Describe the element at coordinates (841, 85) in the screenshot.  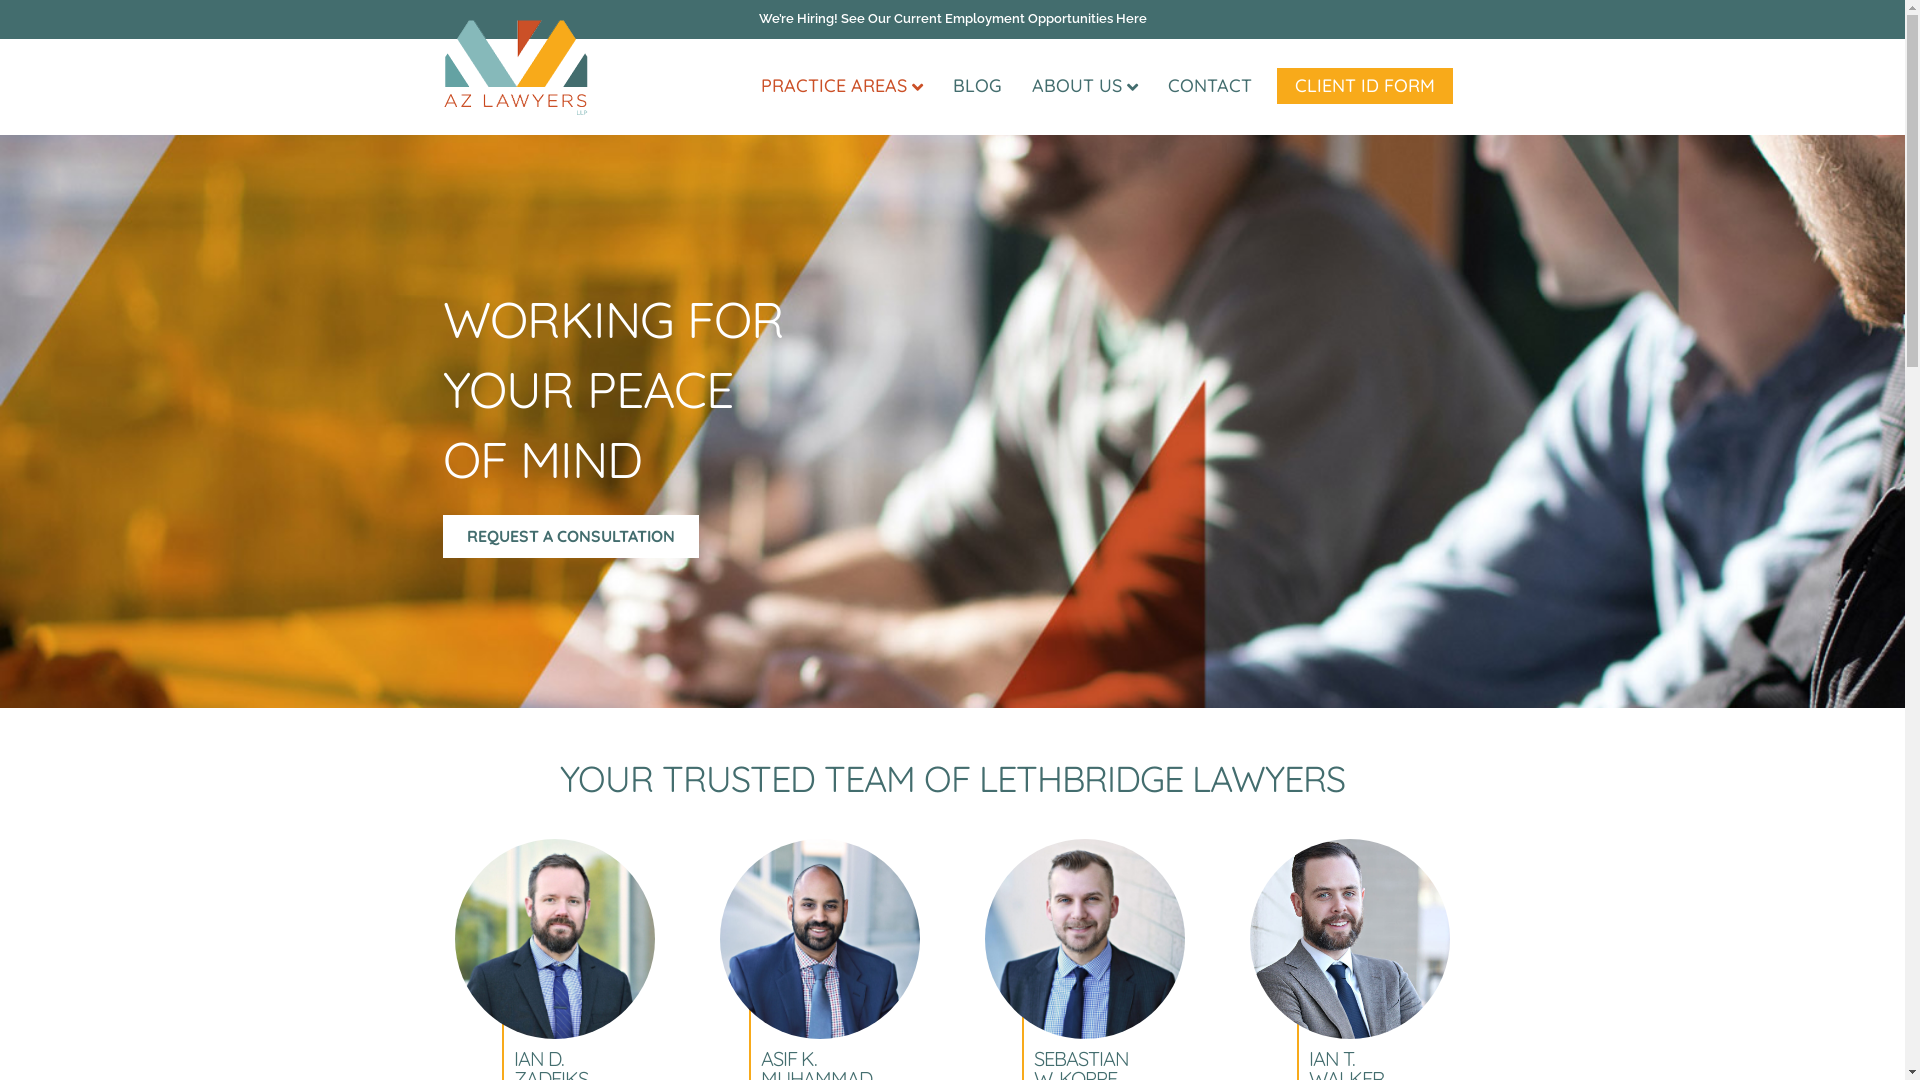
I see `'PRACTICE AREAS'` at that location.